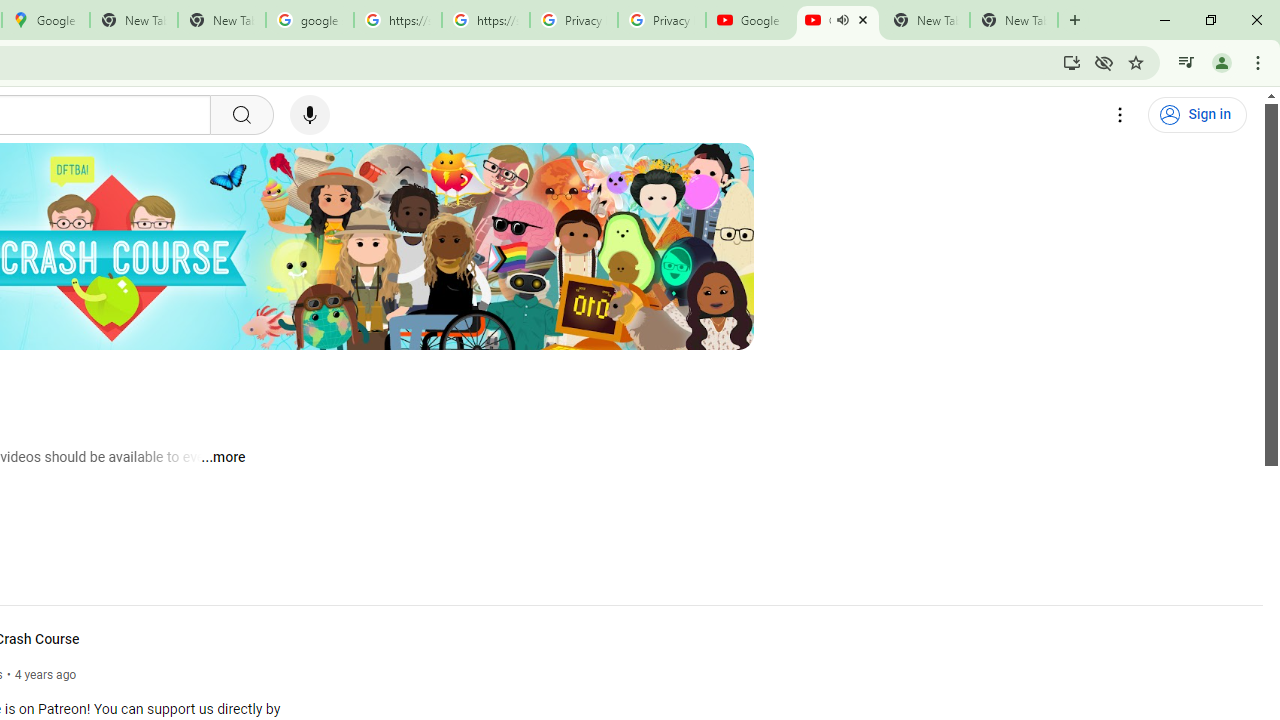  I want to click on 'Search with your voice', so click(308, 115).